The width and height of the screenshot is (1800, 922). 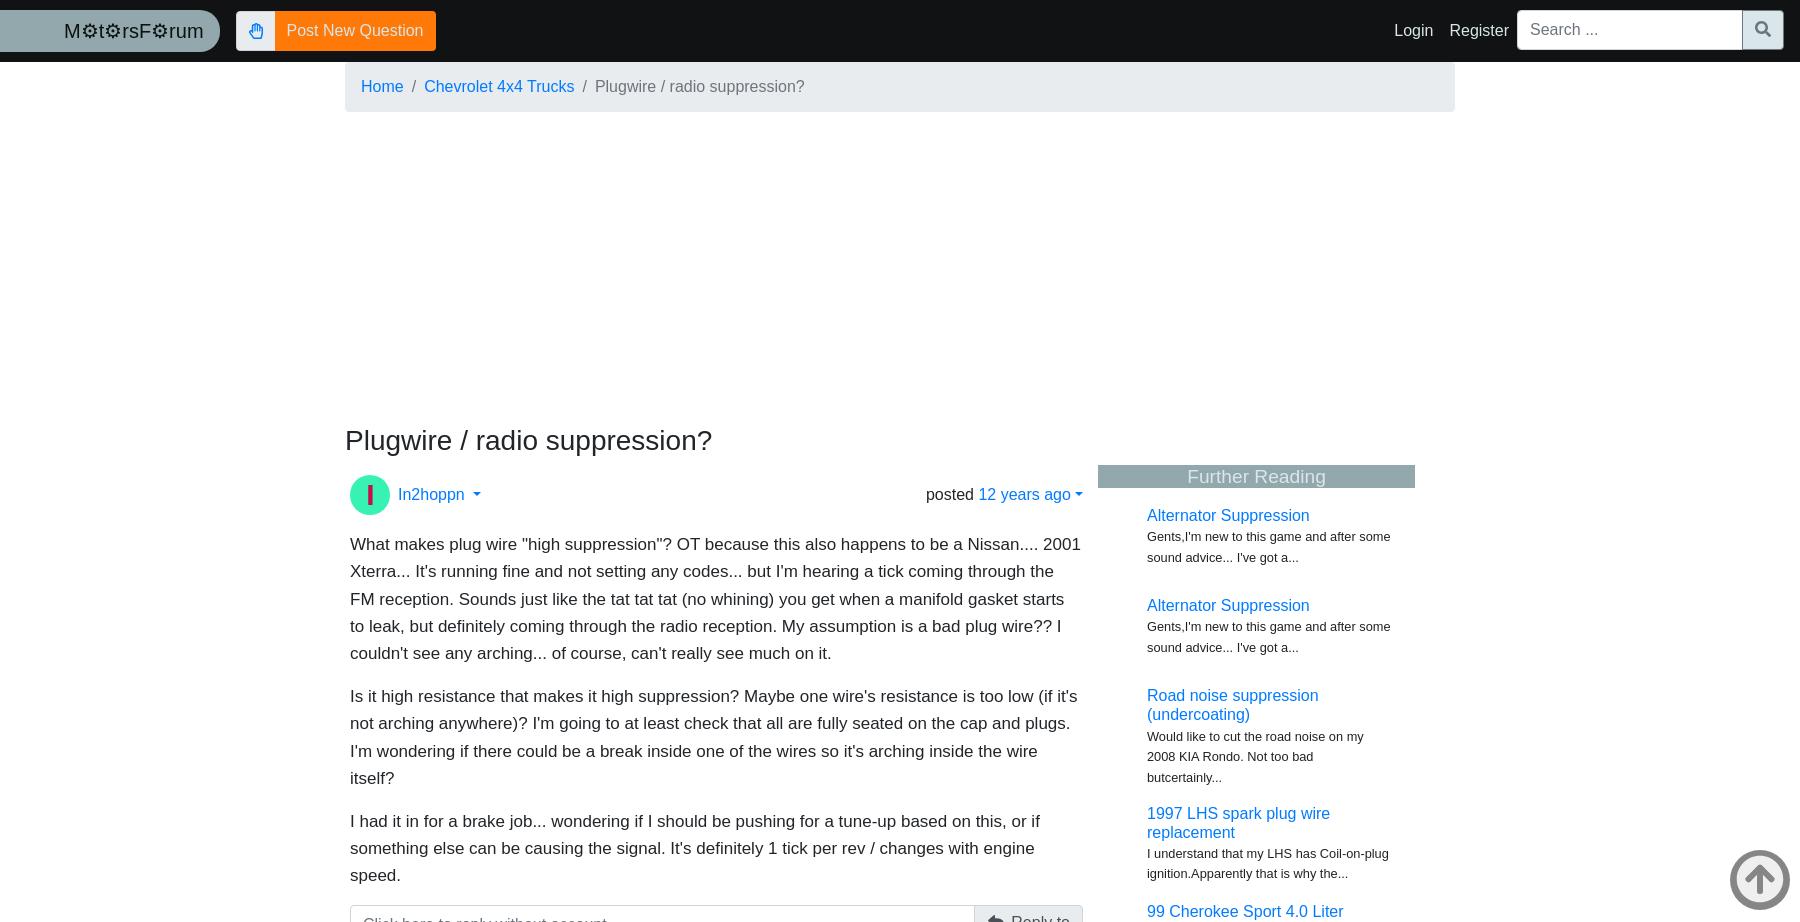 What do you see at coordinates (1024, 494) in the screenshot?
I see `'12 years ago'` at bounding box center [1024, 494].